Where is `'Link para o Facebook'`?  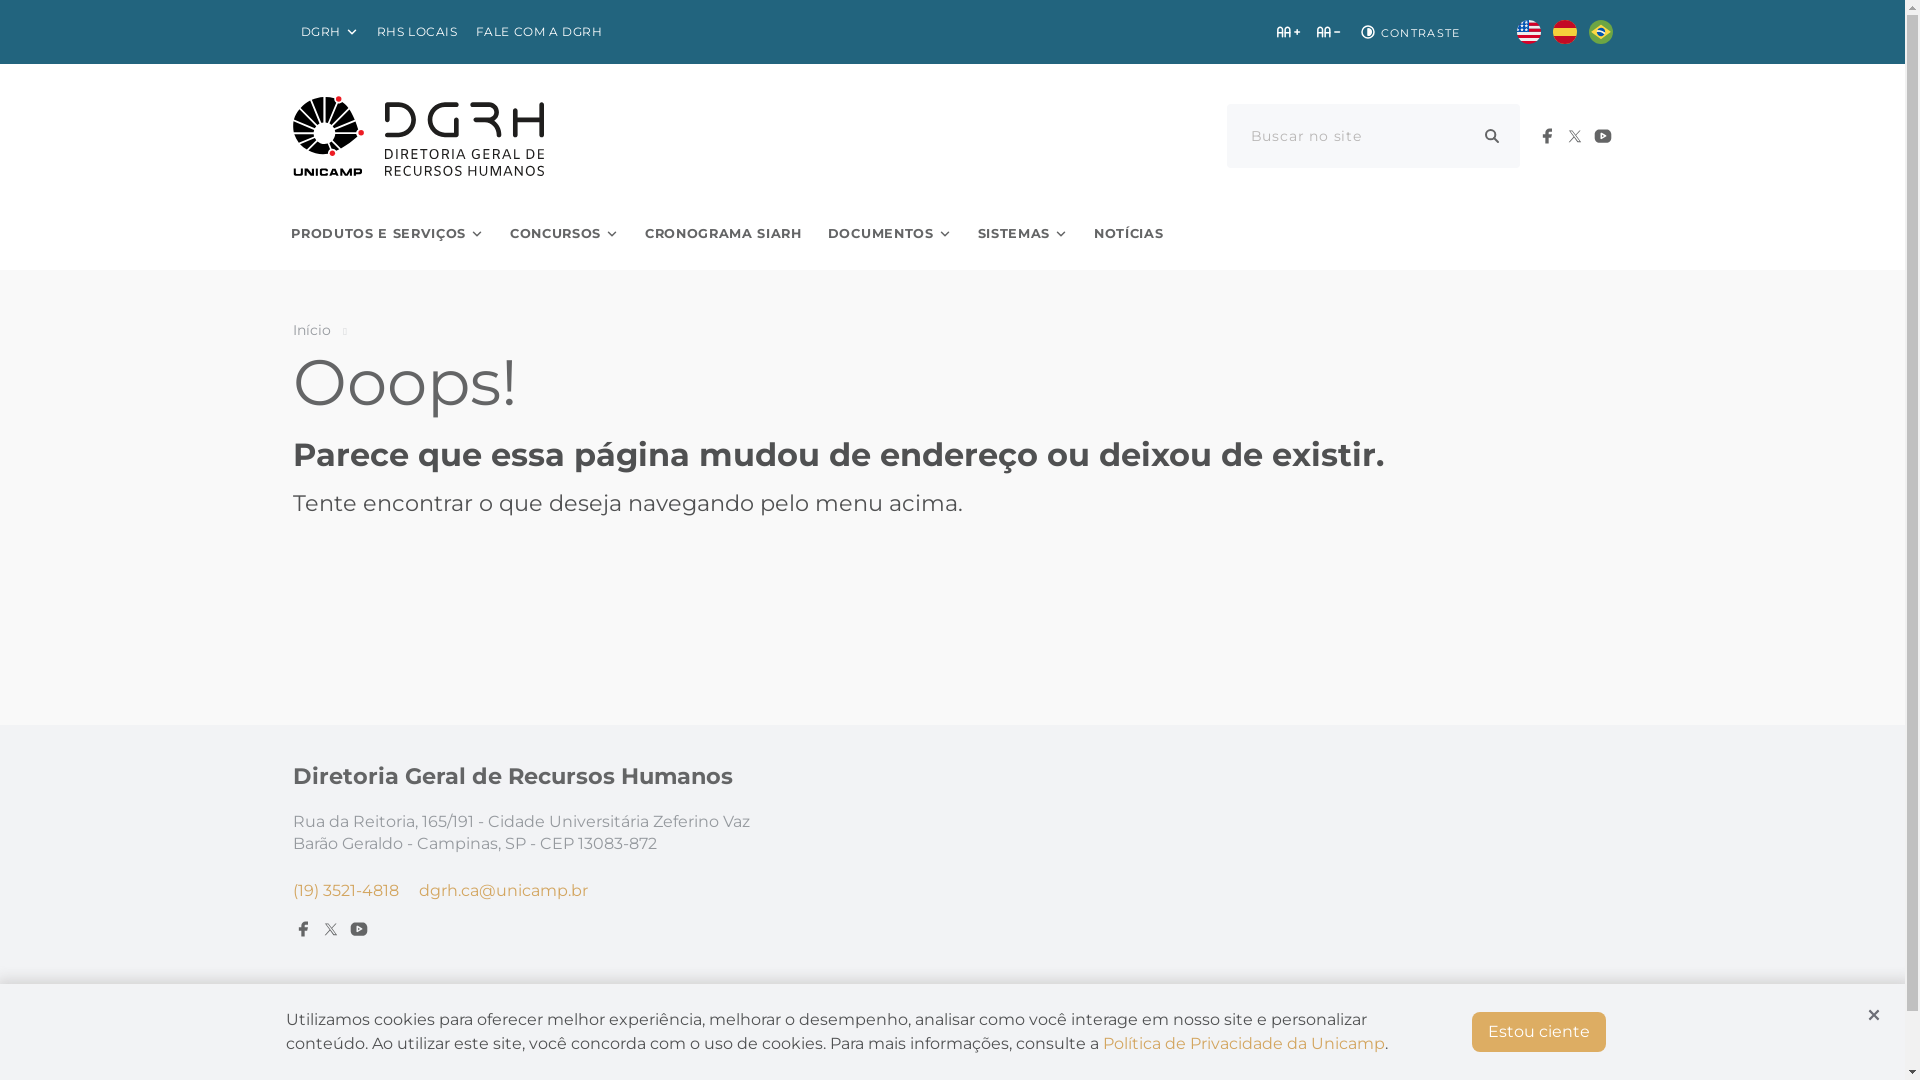
'Link para o Facebook' is located at coordinates (1544, 135).